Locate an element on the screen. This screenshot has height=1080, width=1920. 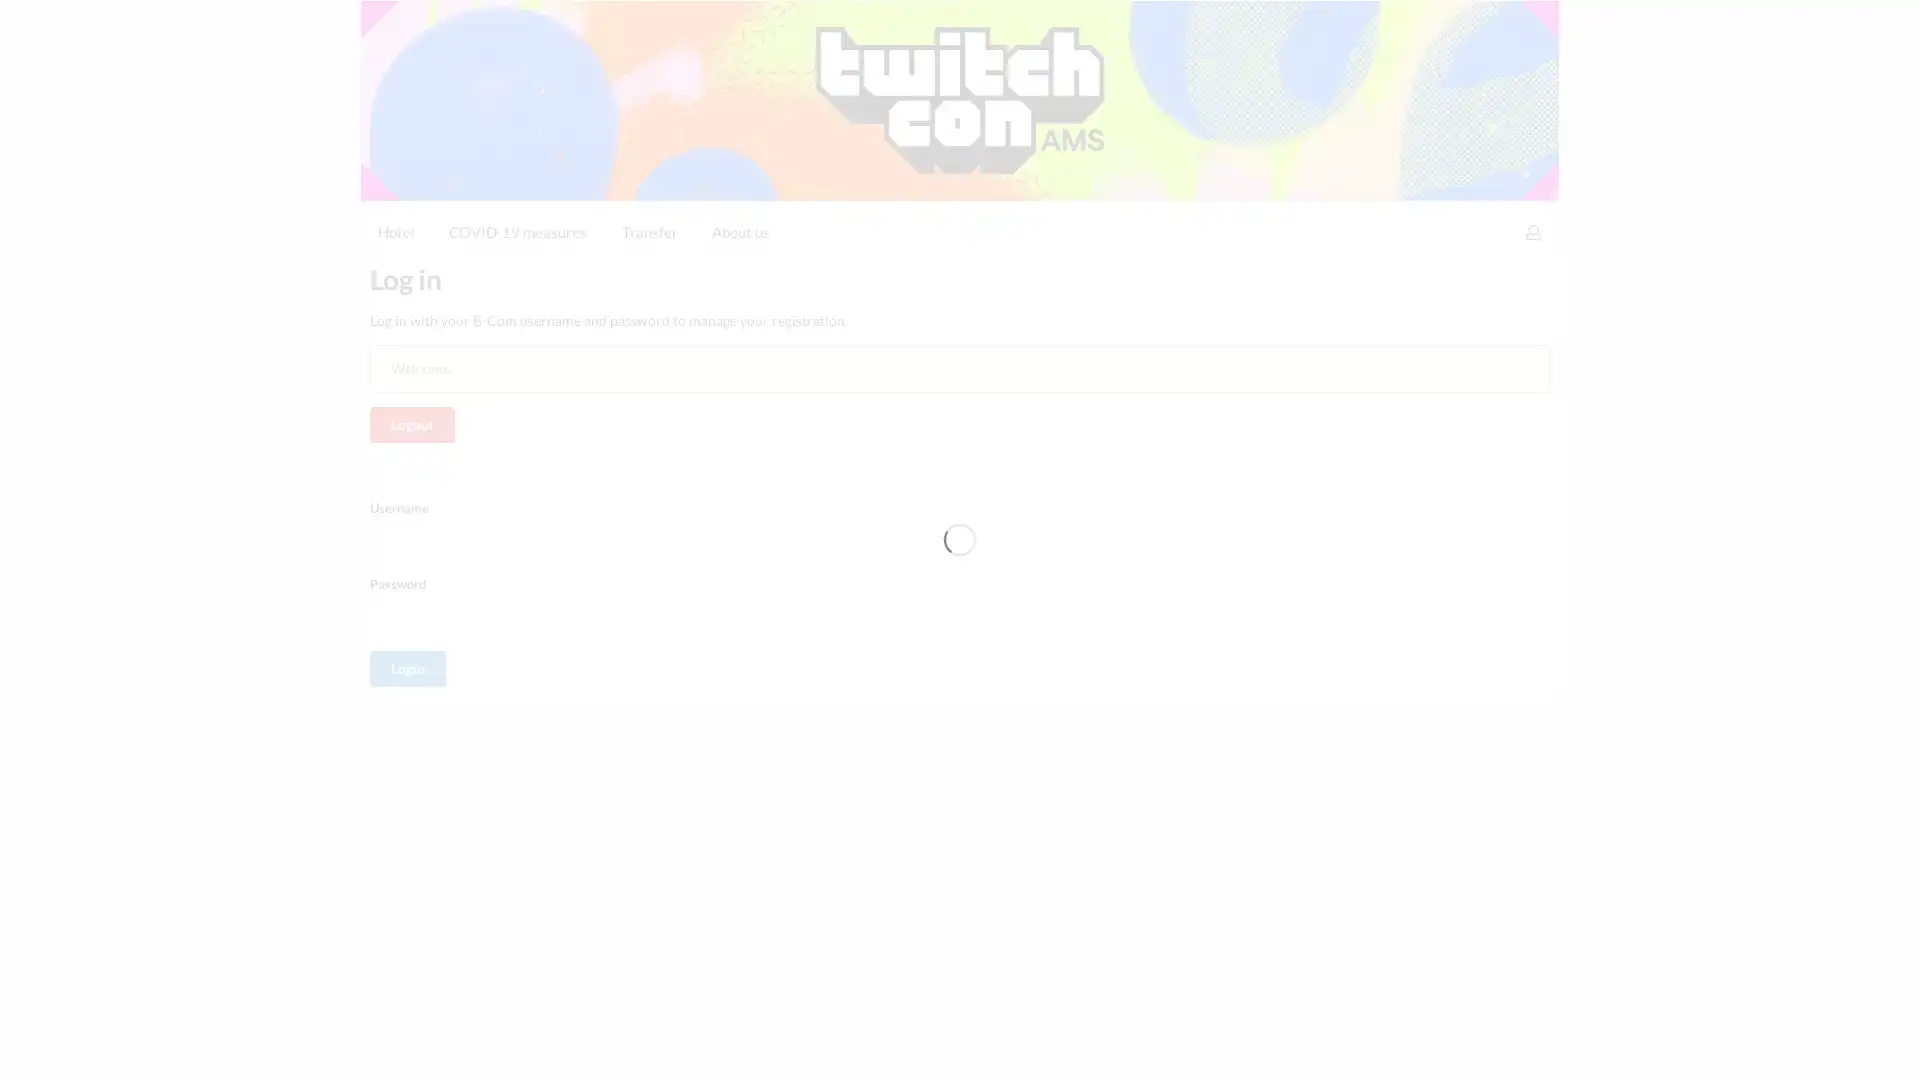
Allow All is located at coordinates (1483, 1047).